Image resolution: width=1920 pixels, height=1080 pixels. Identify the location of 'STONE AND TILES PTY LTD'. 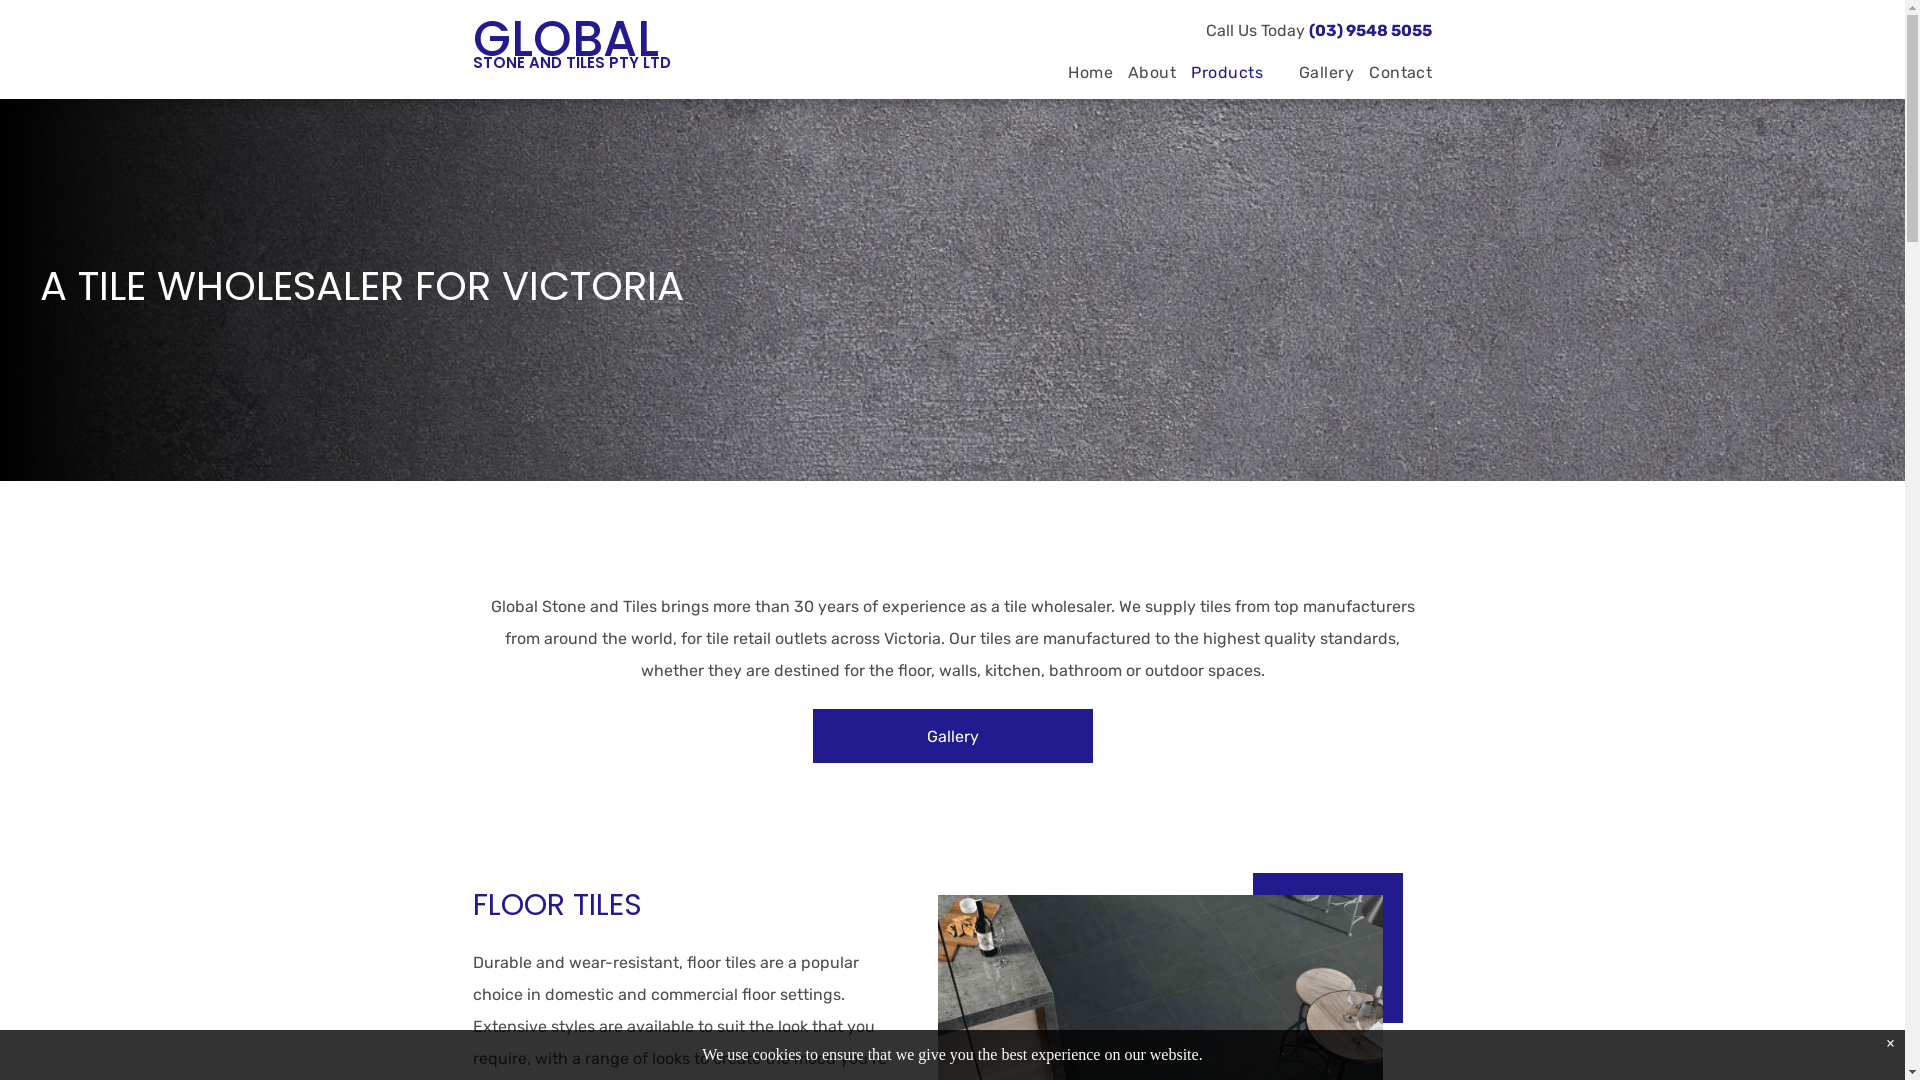
(570, 61).